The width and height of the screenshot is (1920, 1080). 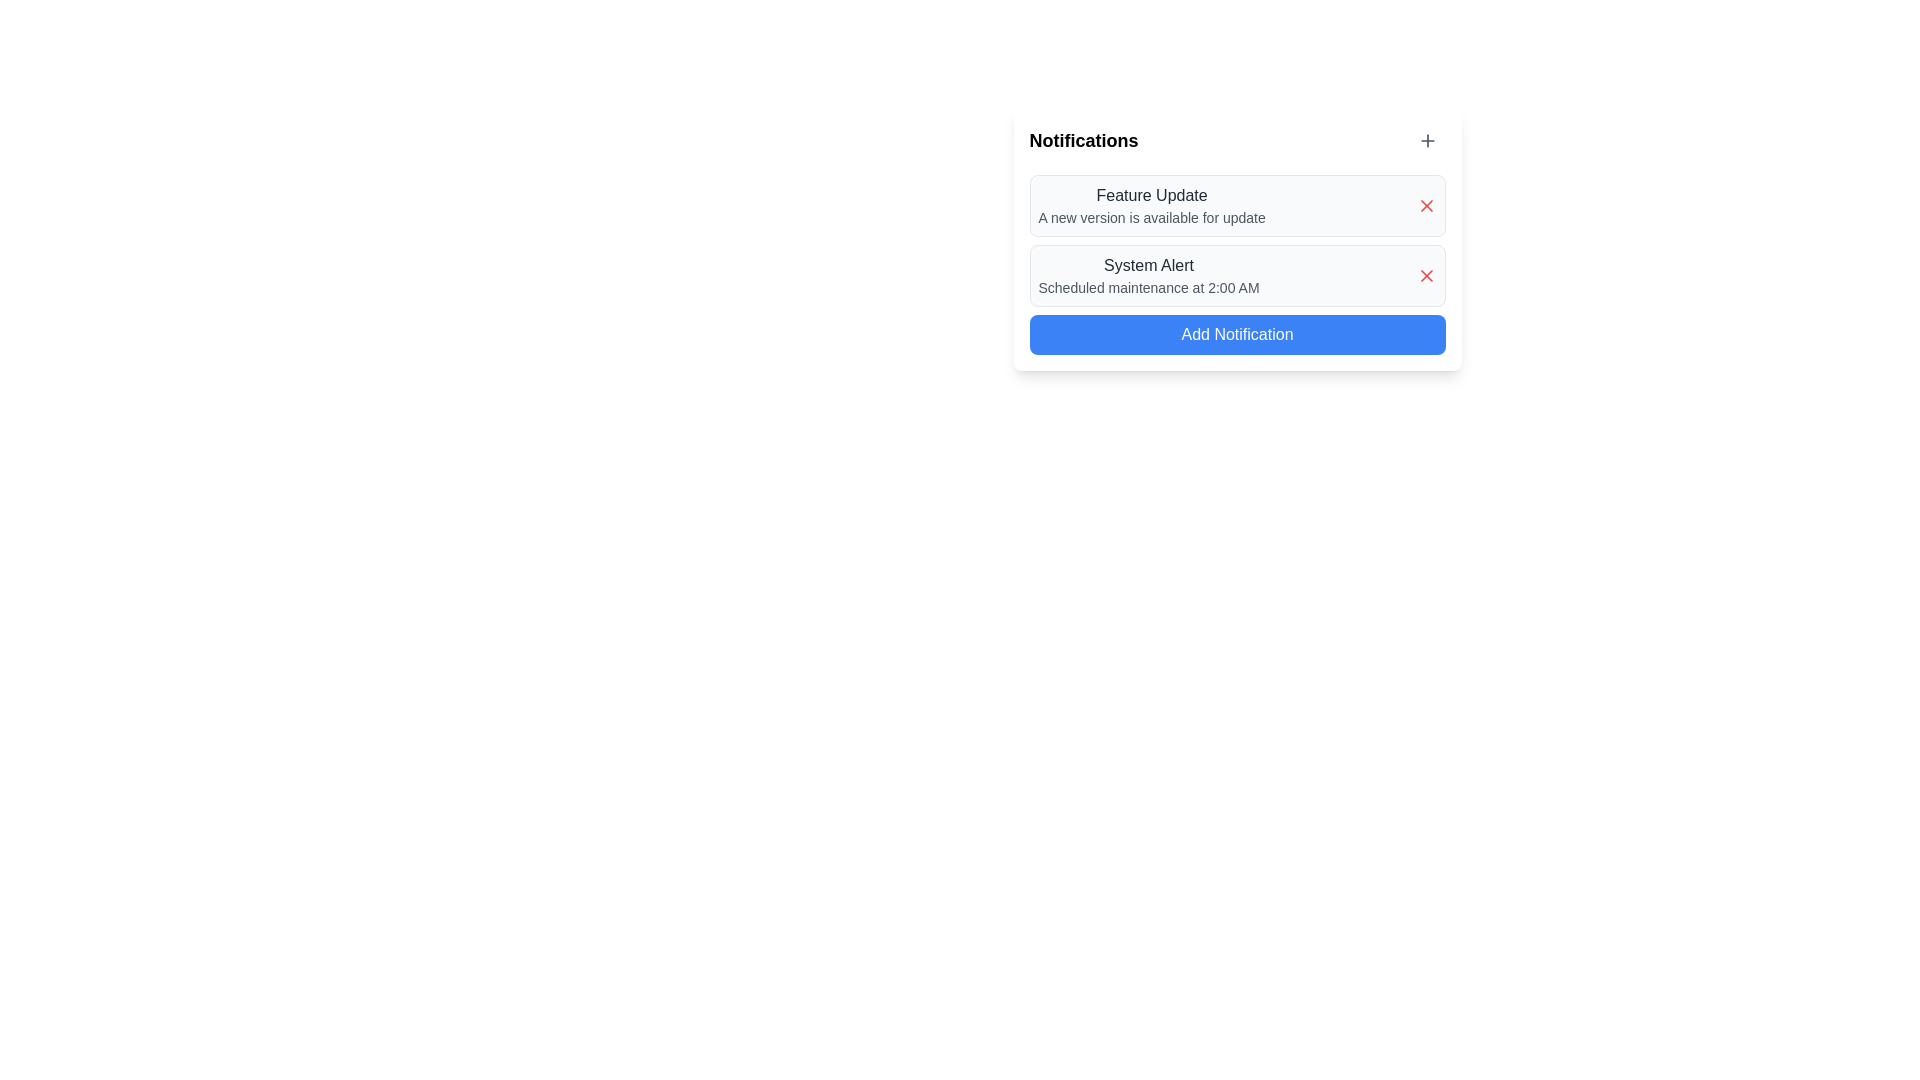 I want to click on the button located in the top-right corner of the 'System Alert' notification card, so click(x=1425, y=276).